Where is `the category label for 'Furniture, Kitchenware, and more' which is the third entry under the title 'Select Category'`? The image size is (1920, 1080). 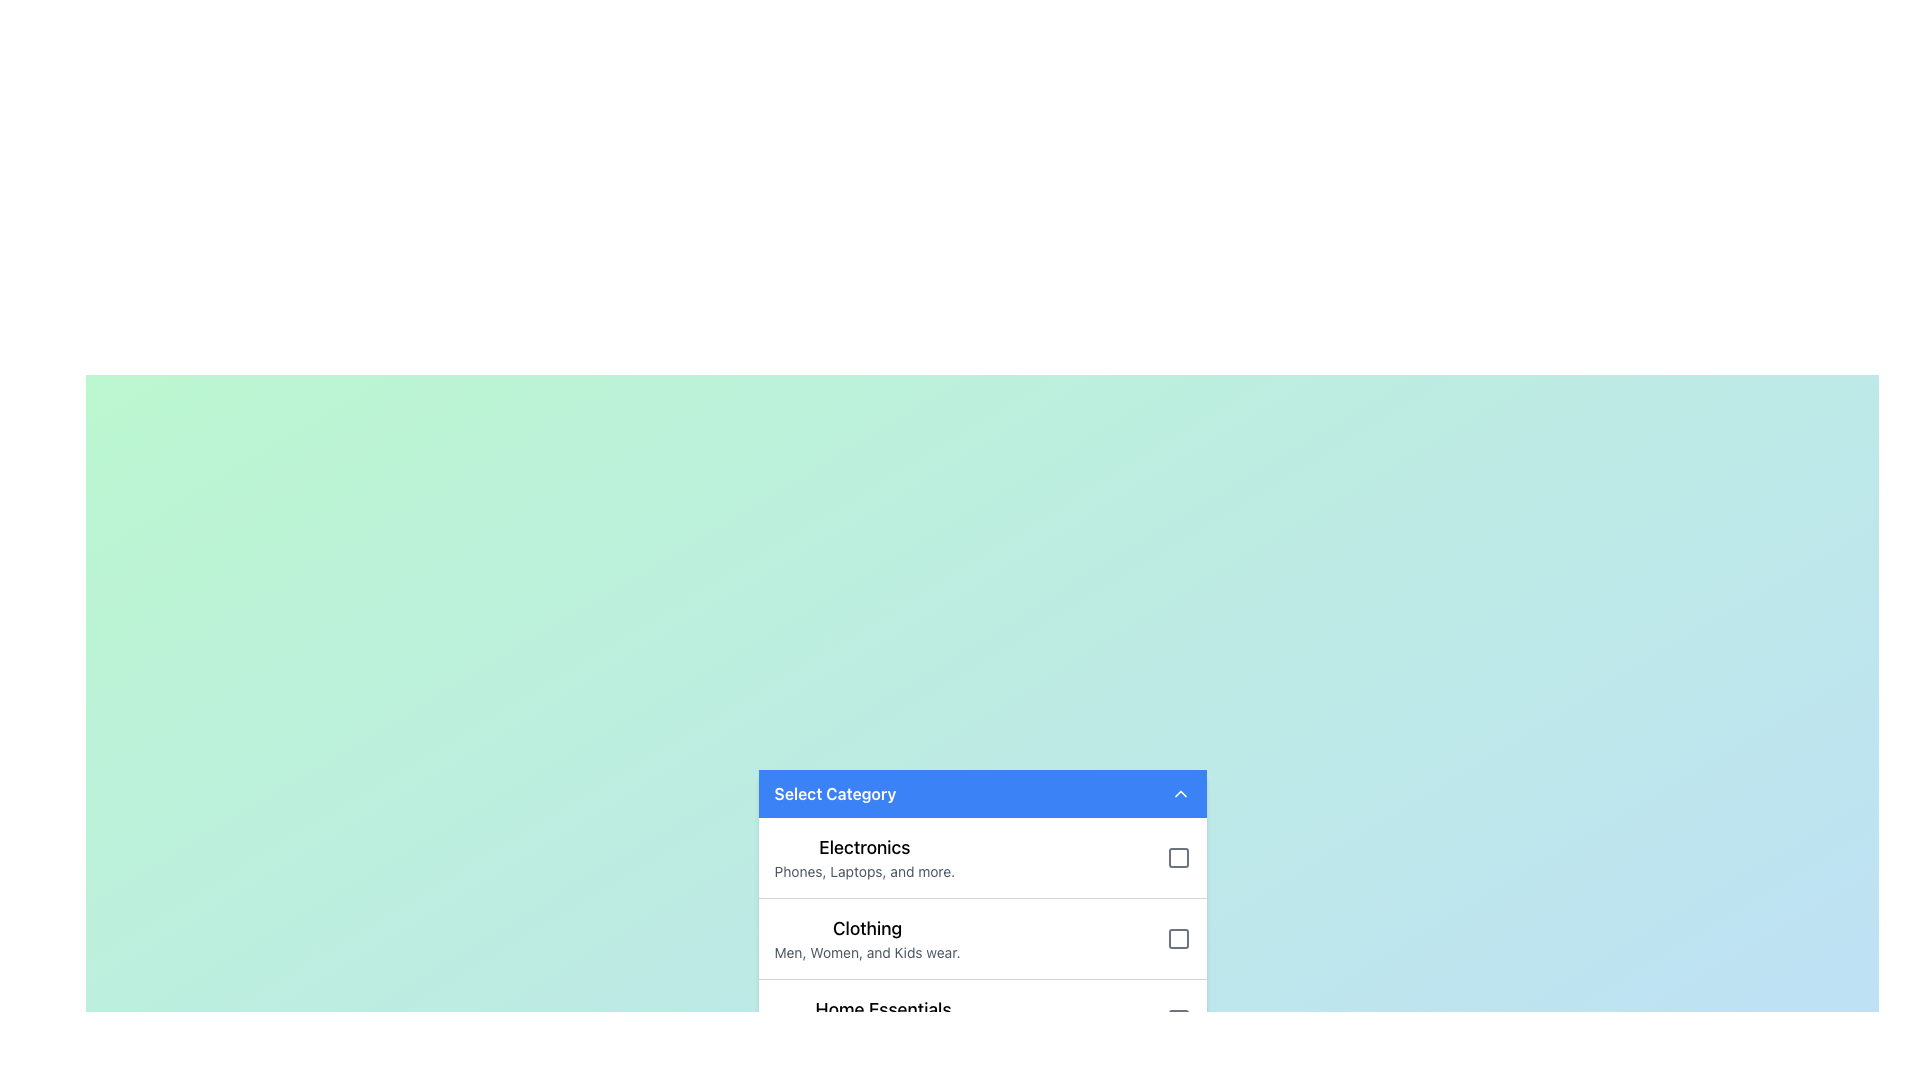 the category label for 'Furniture, Kitchenware, and more' which is the third entry under the title 'Select Category' is located at coordinates (882, 1010).